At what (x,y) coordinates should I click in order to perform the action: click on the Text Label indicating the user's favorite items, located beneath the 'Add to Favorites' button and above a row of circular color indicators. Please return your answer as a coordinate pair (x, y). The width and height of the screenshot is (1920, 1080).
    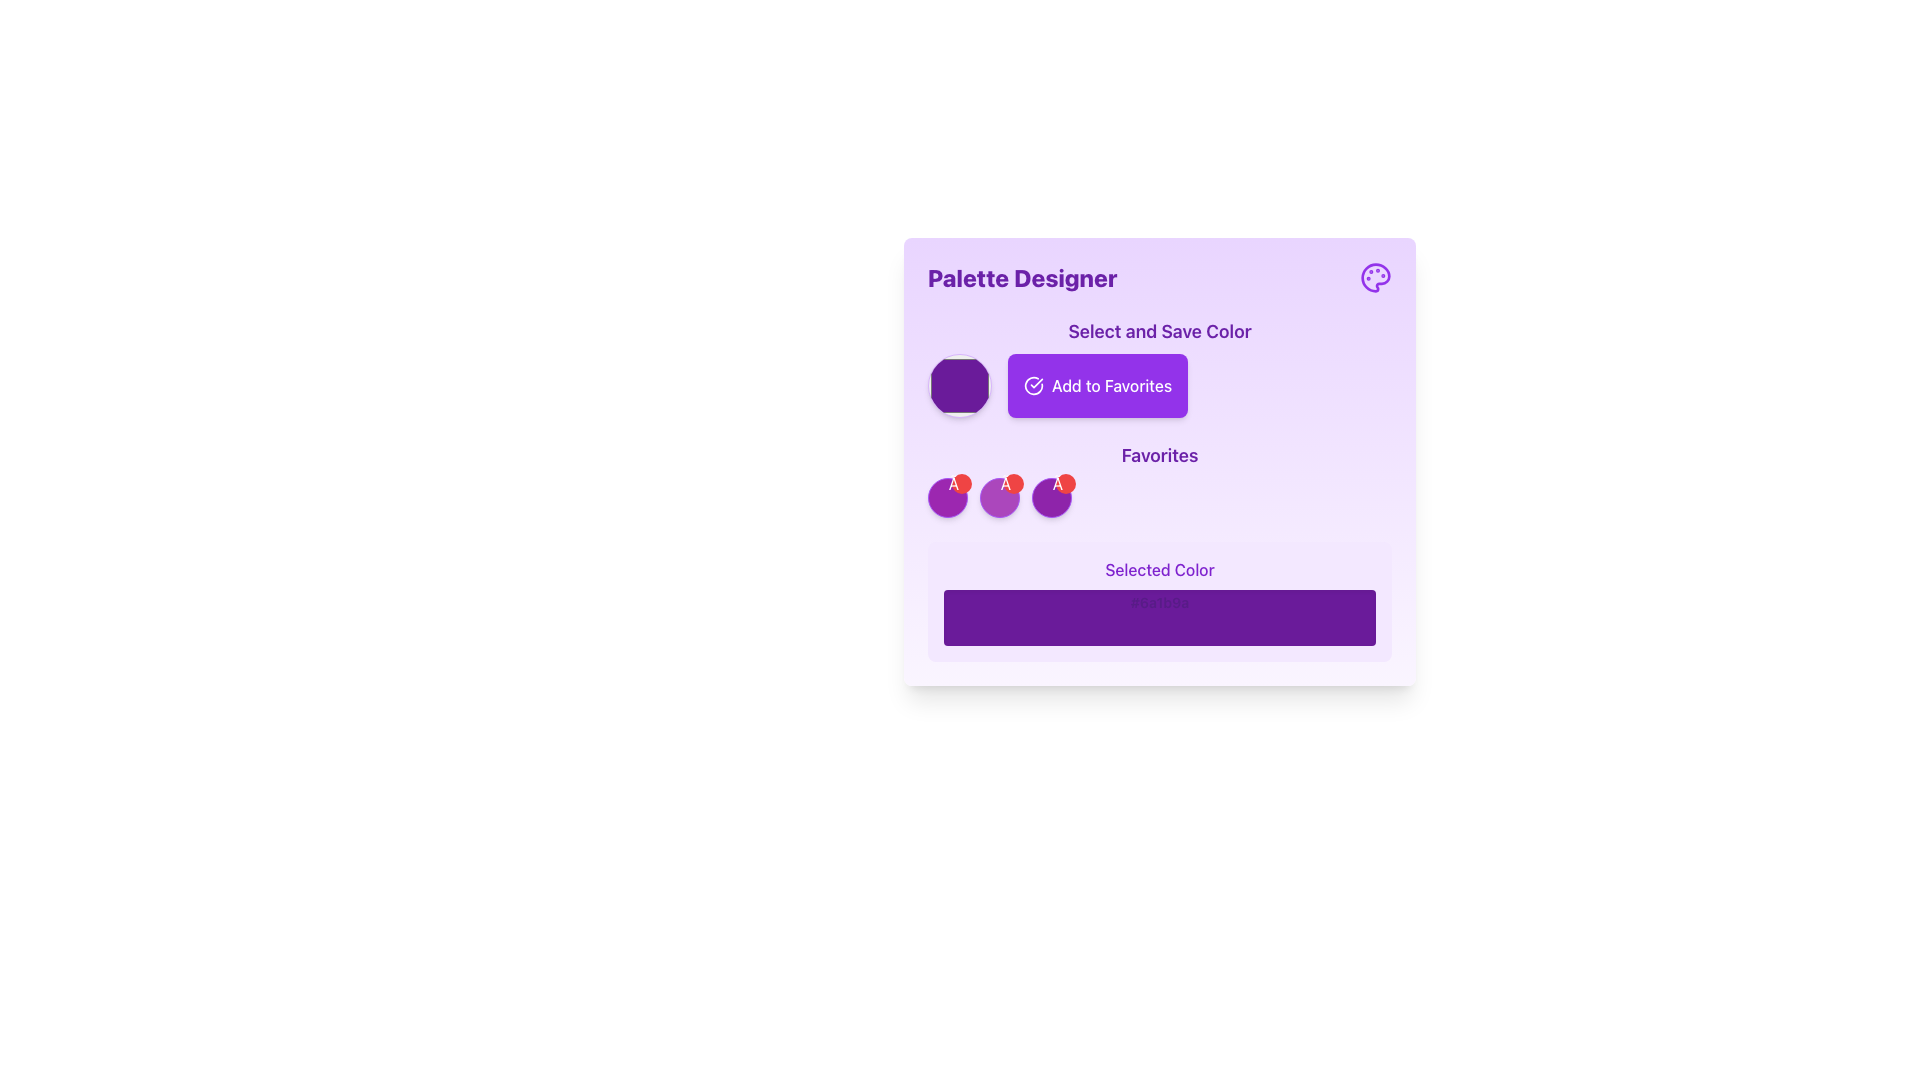
    Looking at the image, I should click on (1160, 455).